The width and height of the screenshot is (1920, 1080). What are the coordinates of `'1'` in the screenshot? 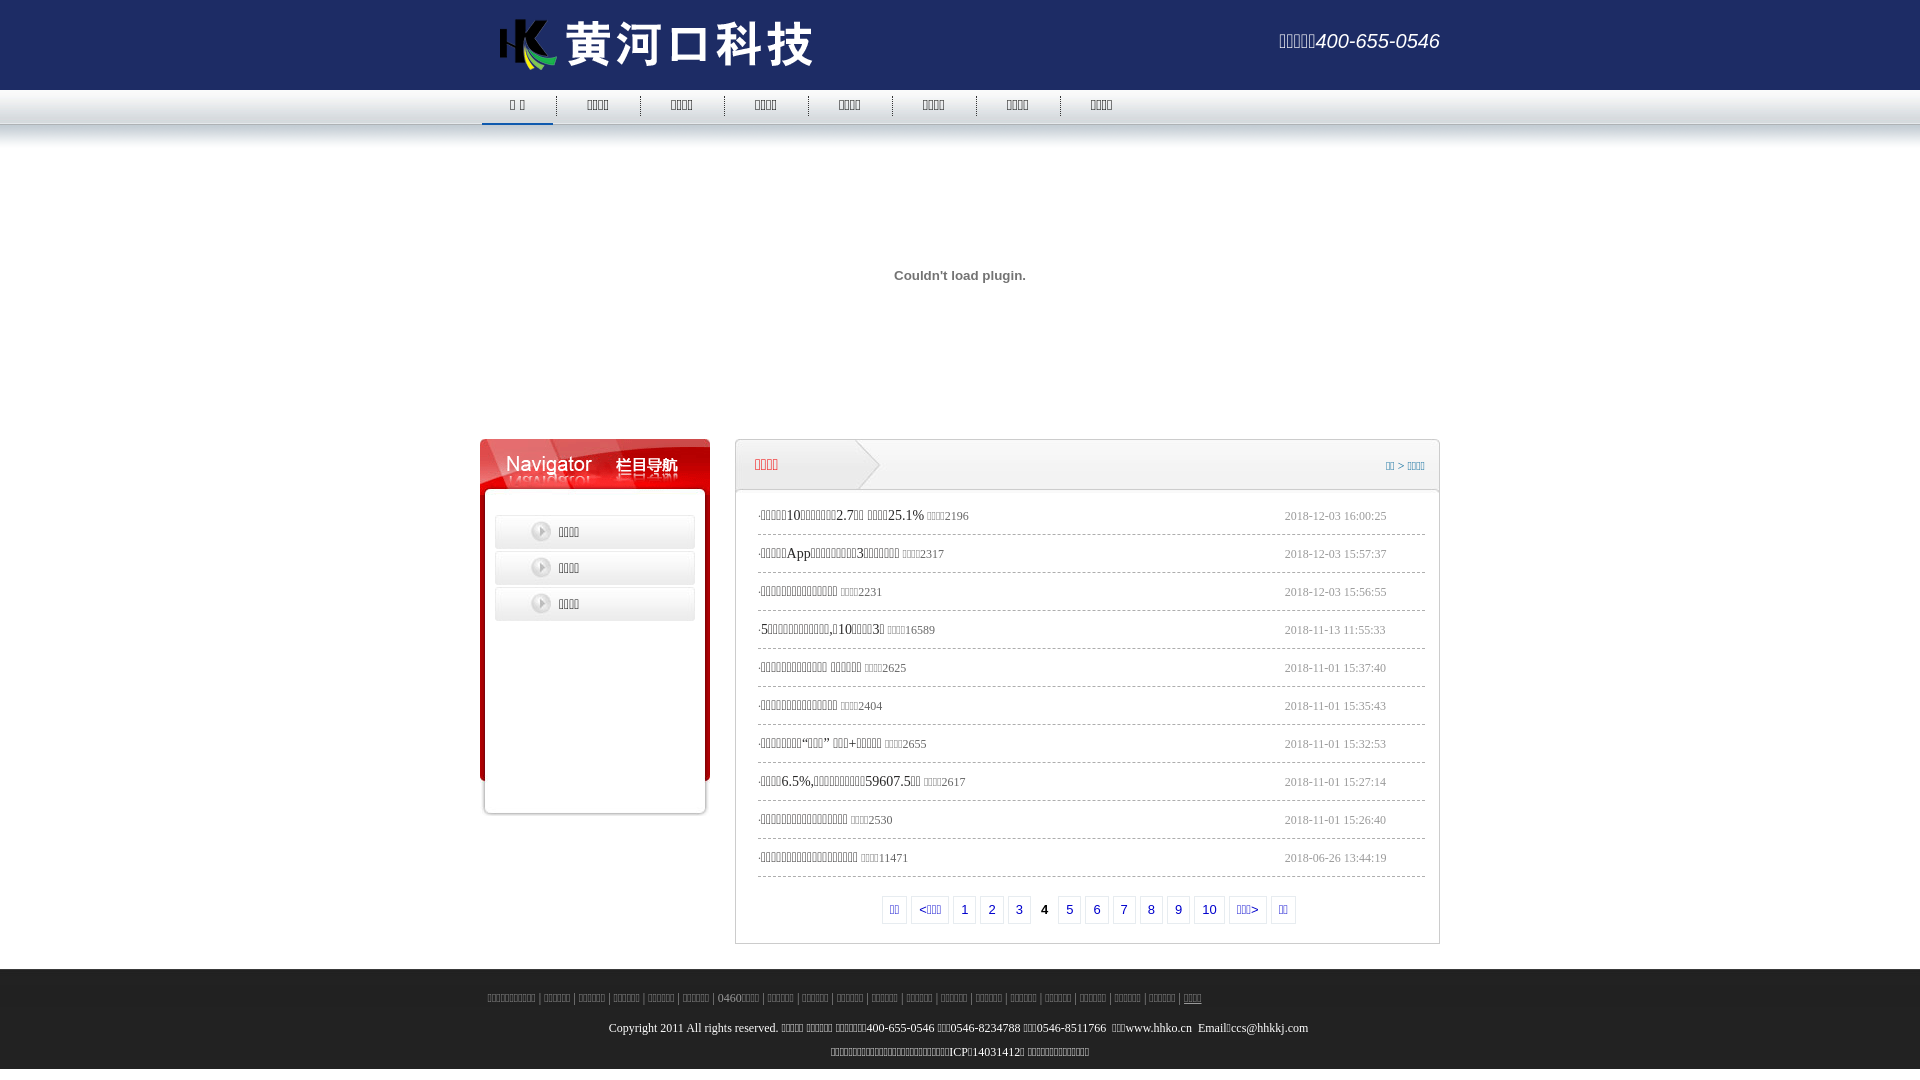 It's located at (964, 910).